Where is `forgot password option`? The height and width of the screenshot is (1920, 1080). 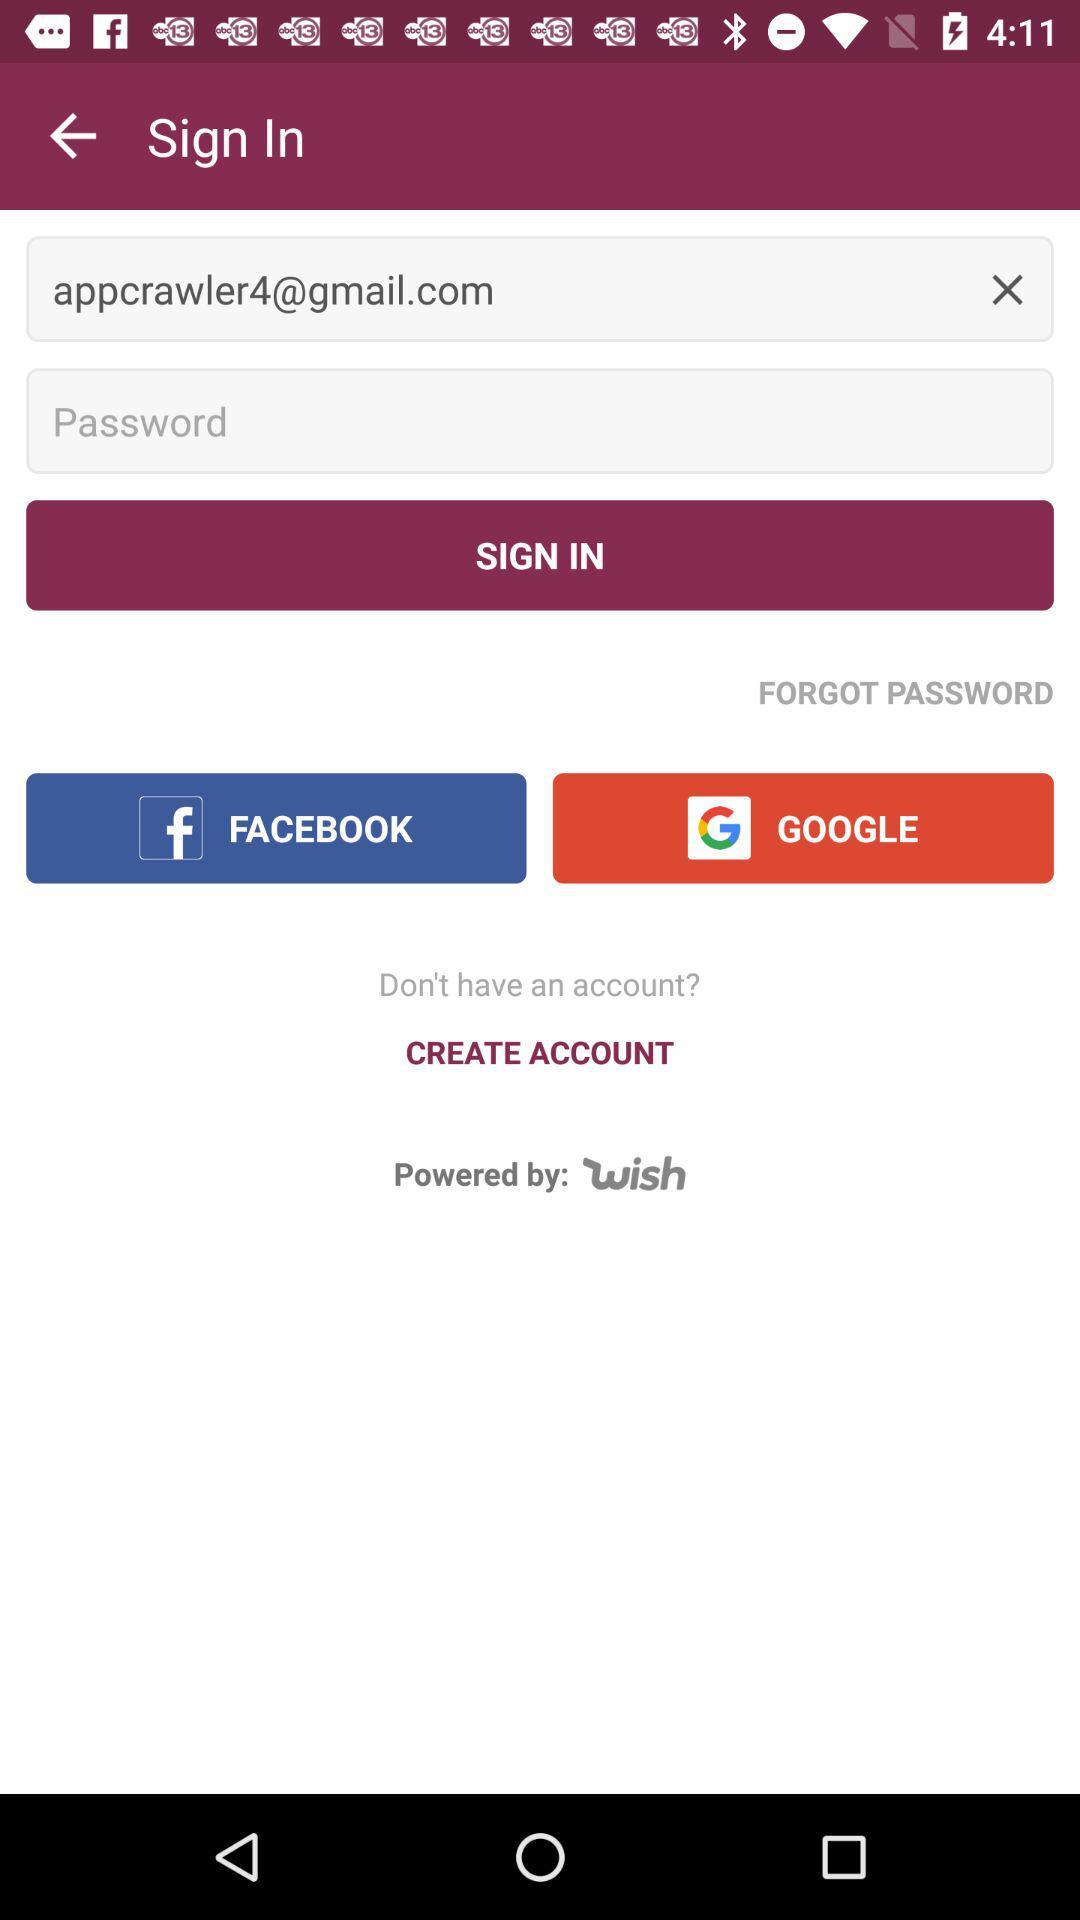
forgot password option is located at coordinates (906, 691).